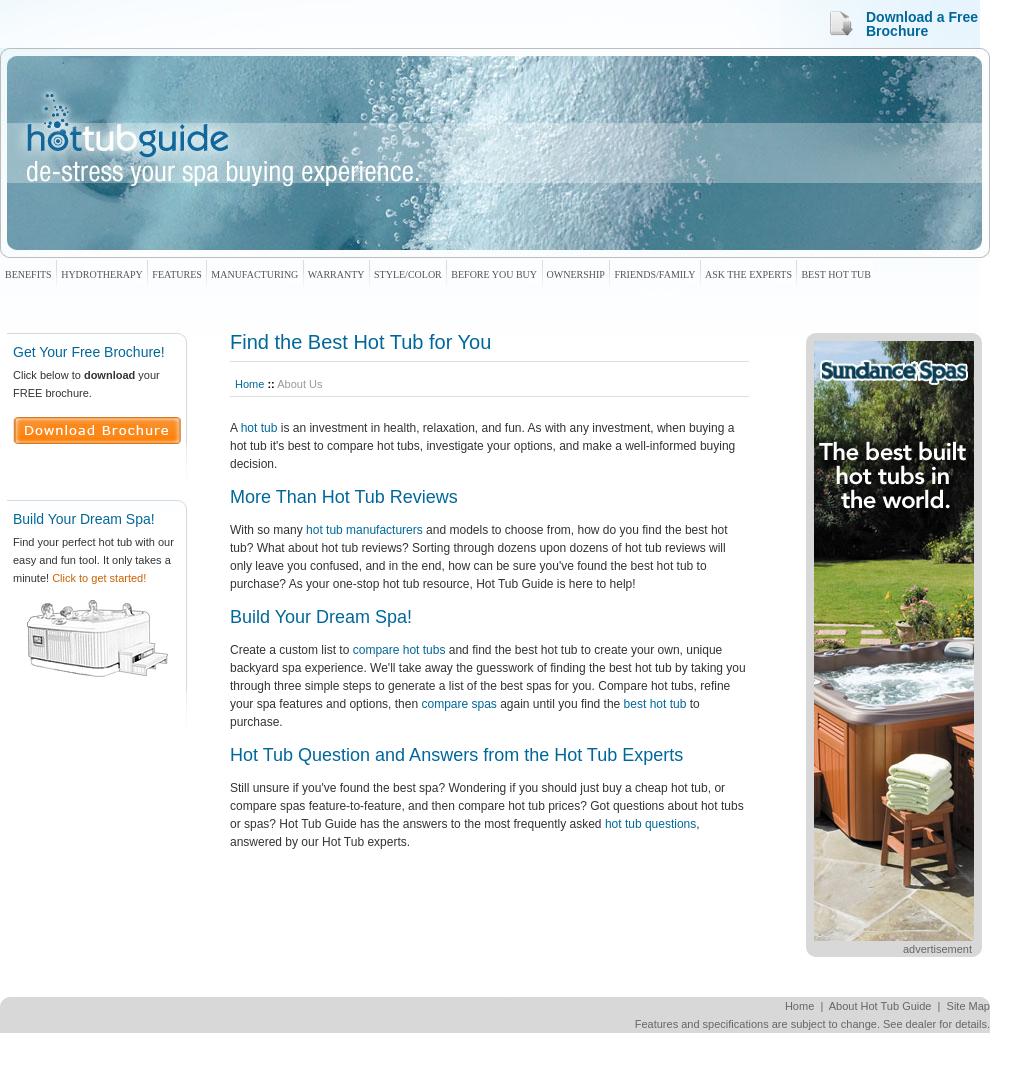  I want to click on 'Create a custom list to', so click(290, 647).